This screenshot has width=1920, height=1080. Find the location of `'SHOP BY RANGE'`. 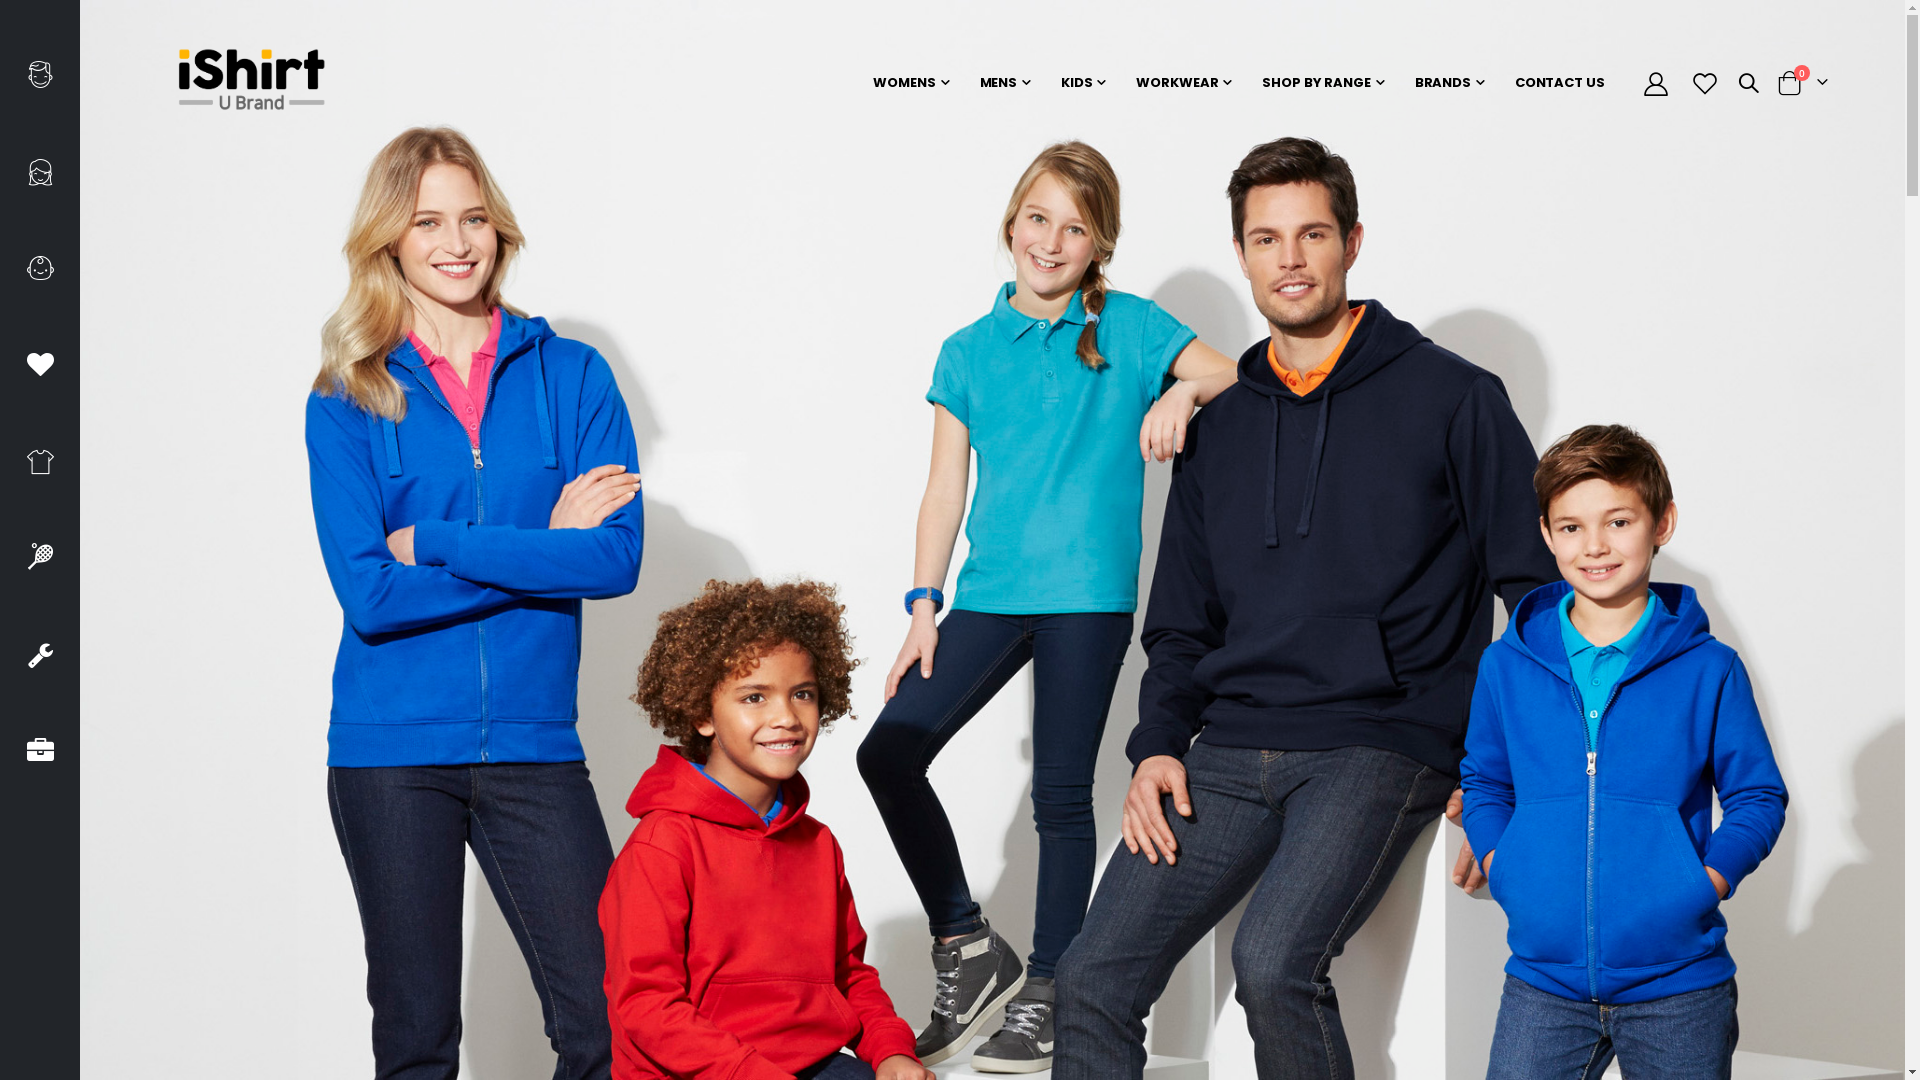

'SHOP BY RANGE' is located at coordinates (1322, 82).